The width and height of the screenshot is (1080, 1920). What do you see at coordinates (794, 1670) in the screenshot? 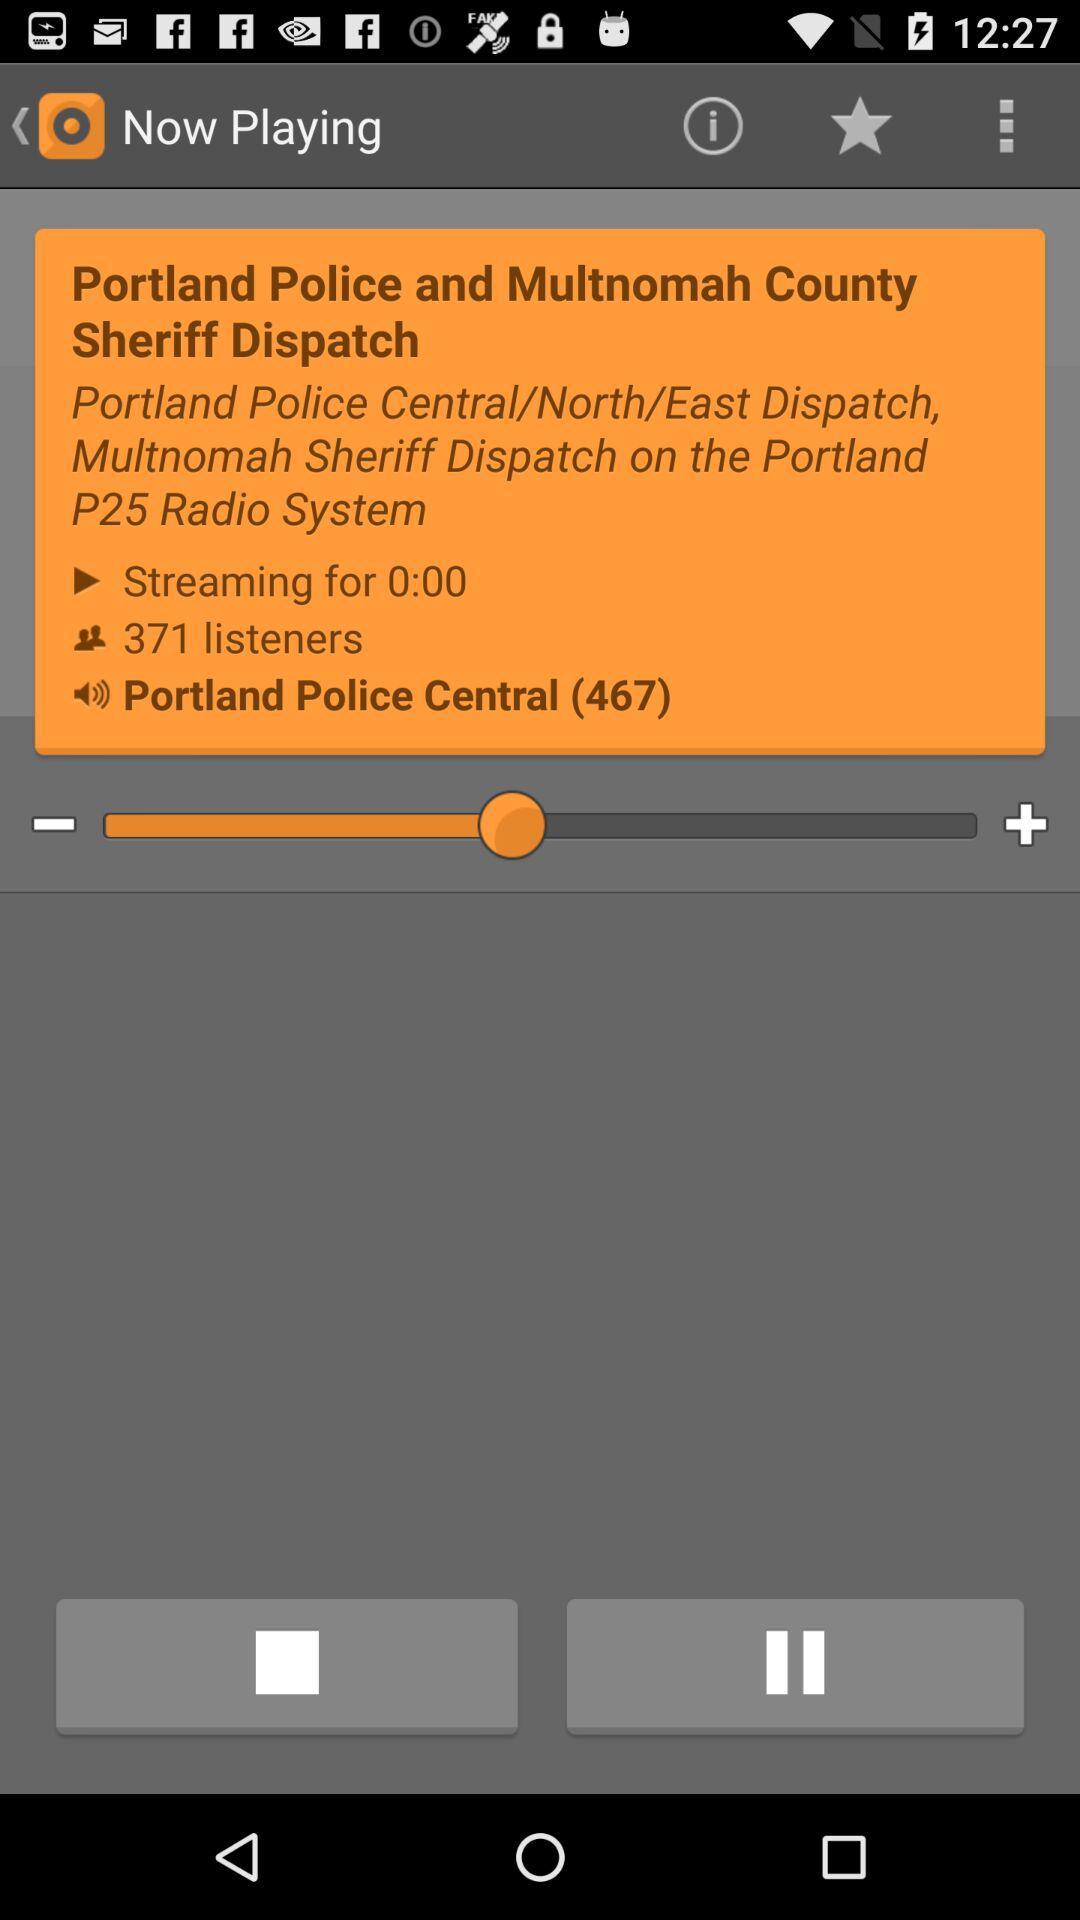
I see `the icon at the bottom right corner` at bounding box center [794, 1670].